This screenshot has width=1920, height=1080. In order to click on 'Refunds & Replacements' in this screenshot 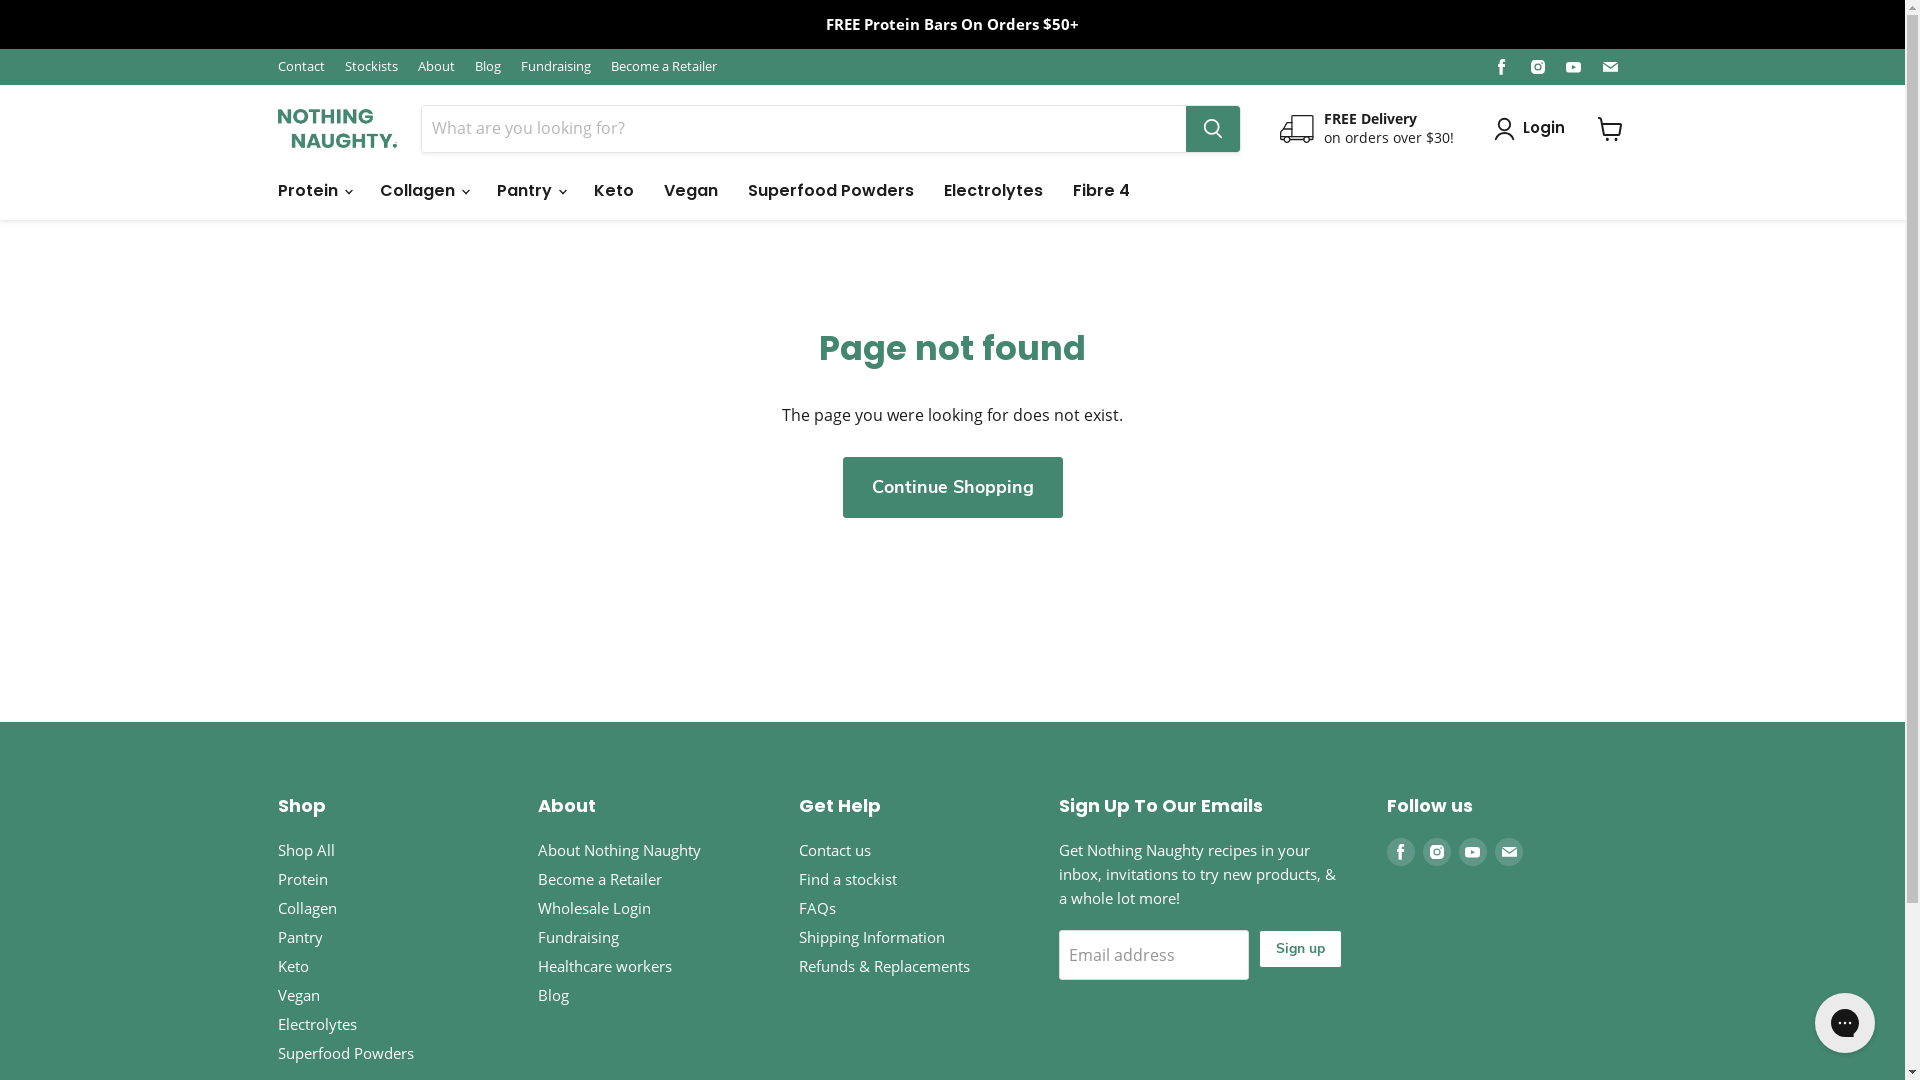, I will do `click(882, 964)`.